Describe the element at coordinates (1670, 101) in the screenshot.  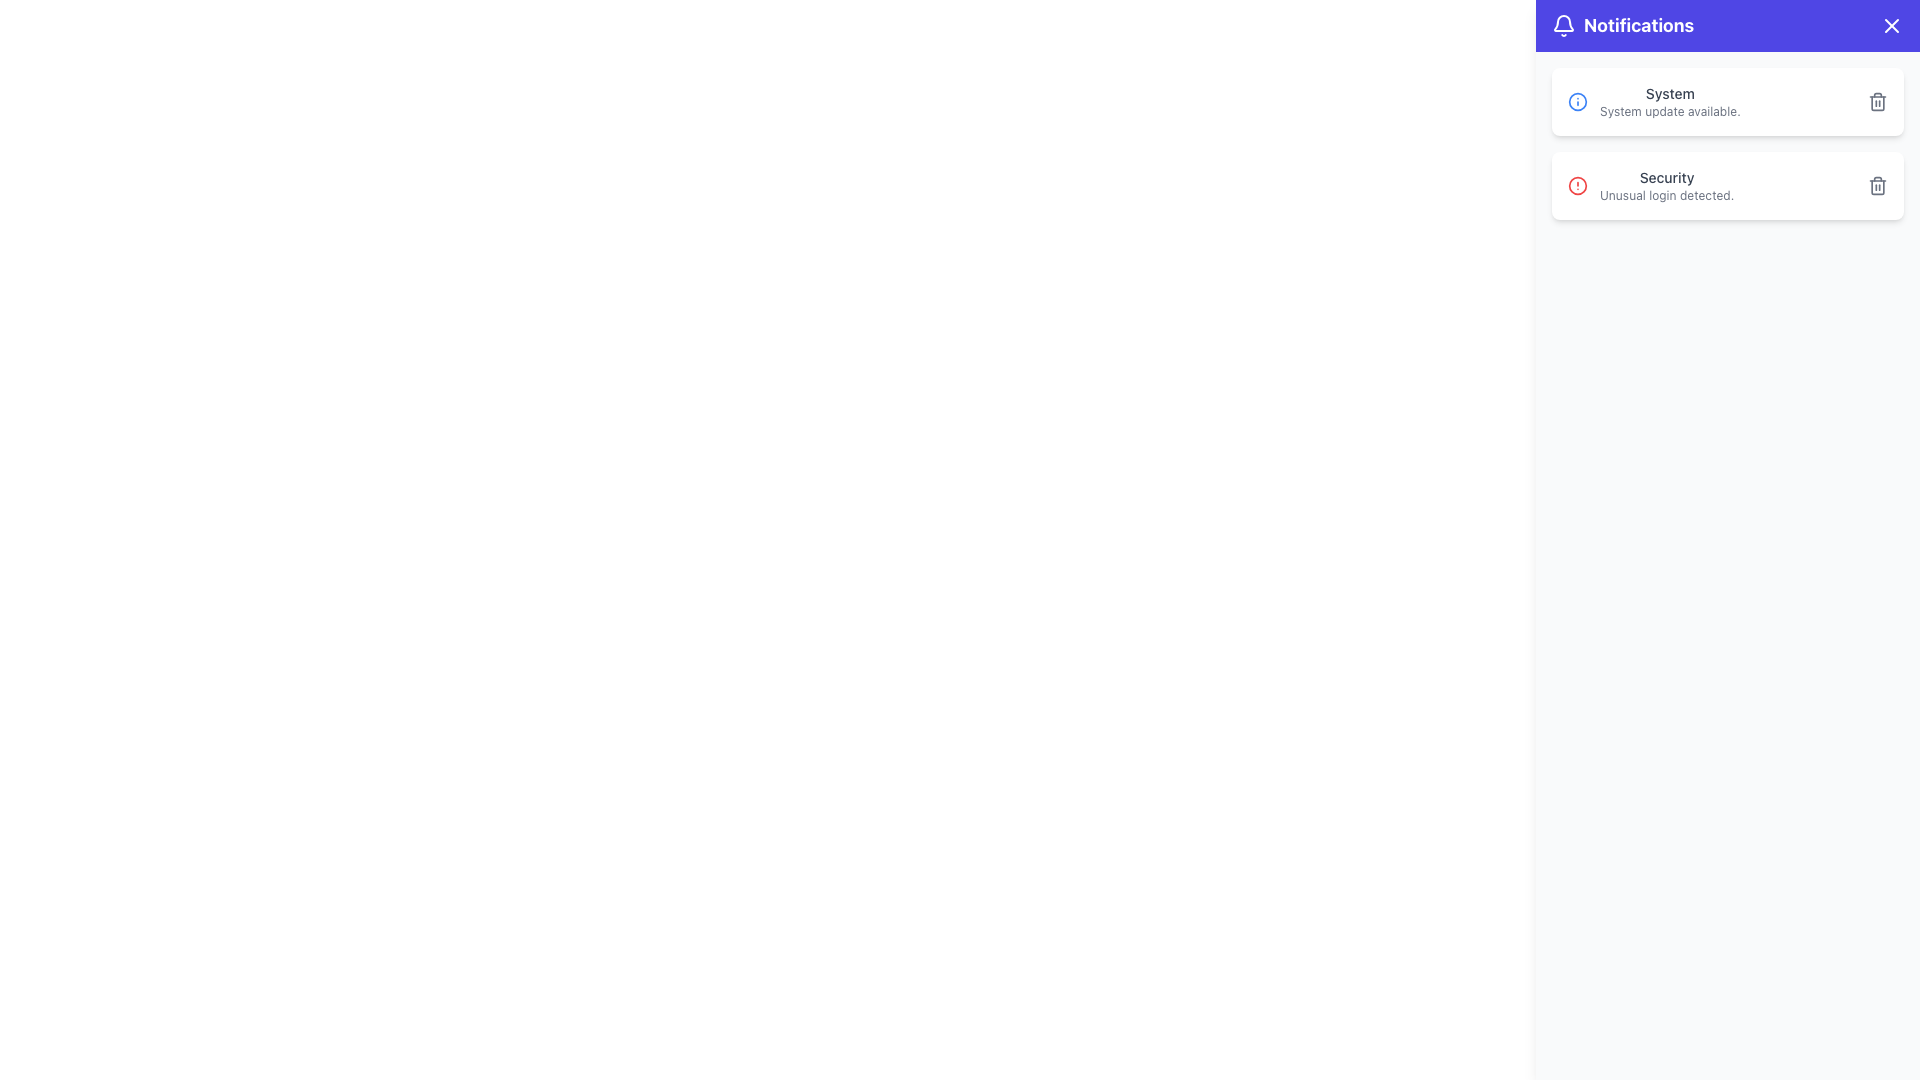
I see `text content of the notification title and description located in the first notification card in the 'Notifications' sidebar, positioned below the icon on the left side of the card` at that location.